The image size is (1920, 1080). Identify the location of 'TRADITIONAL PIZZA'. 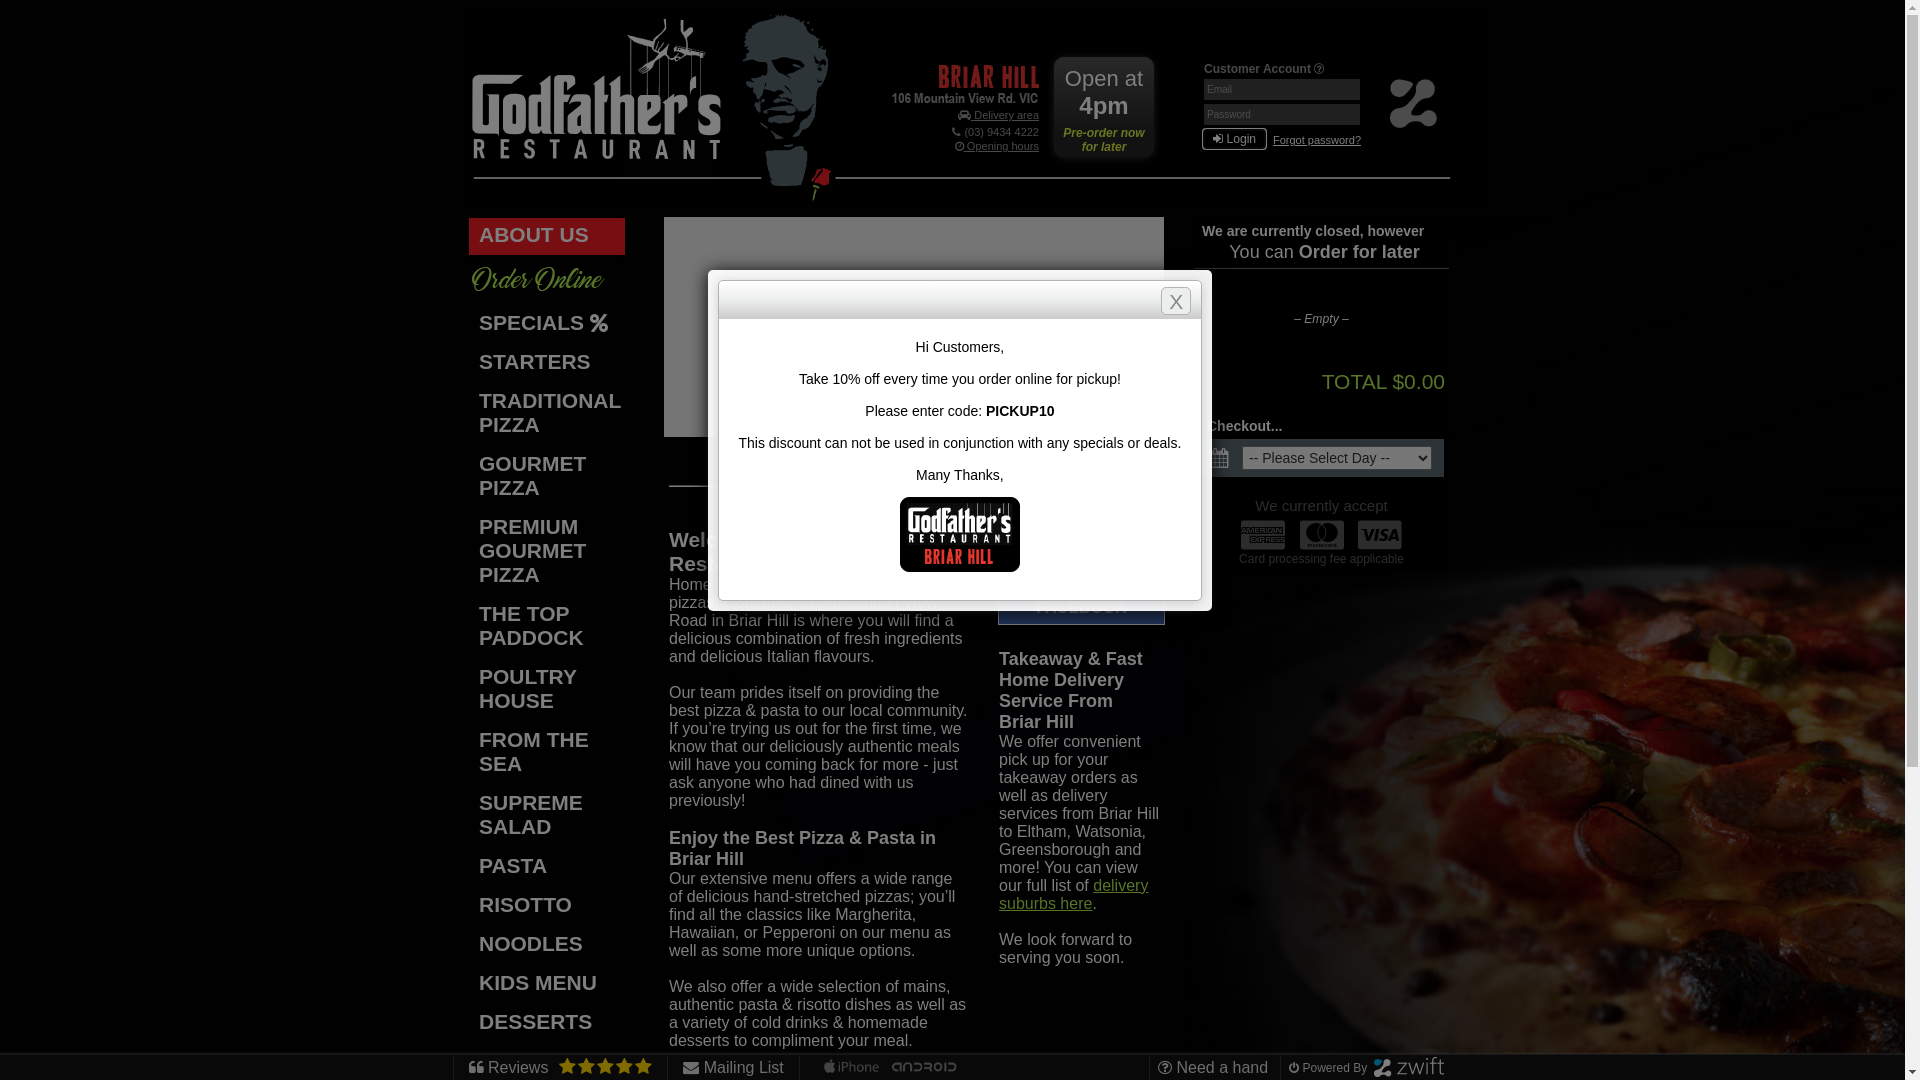
(547, 413).